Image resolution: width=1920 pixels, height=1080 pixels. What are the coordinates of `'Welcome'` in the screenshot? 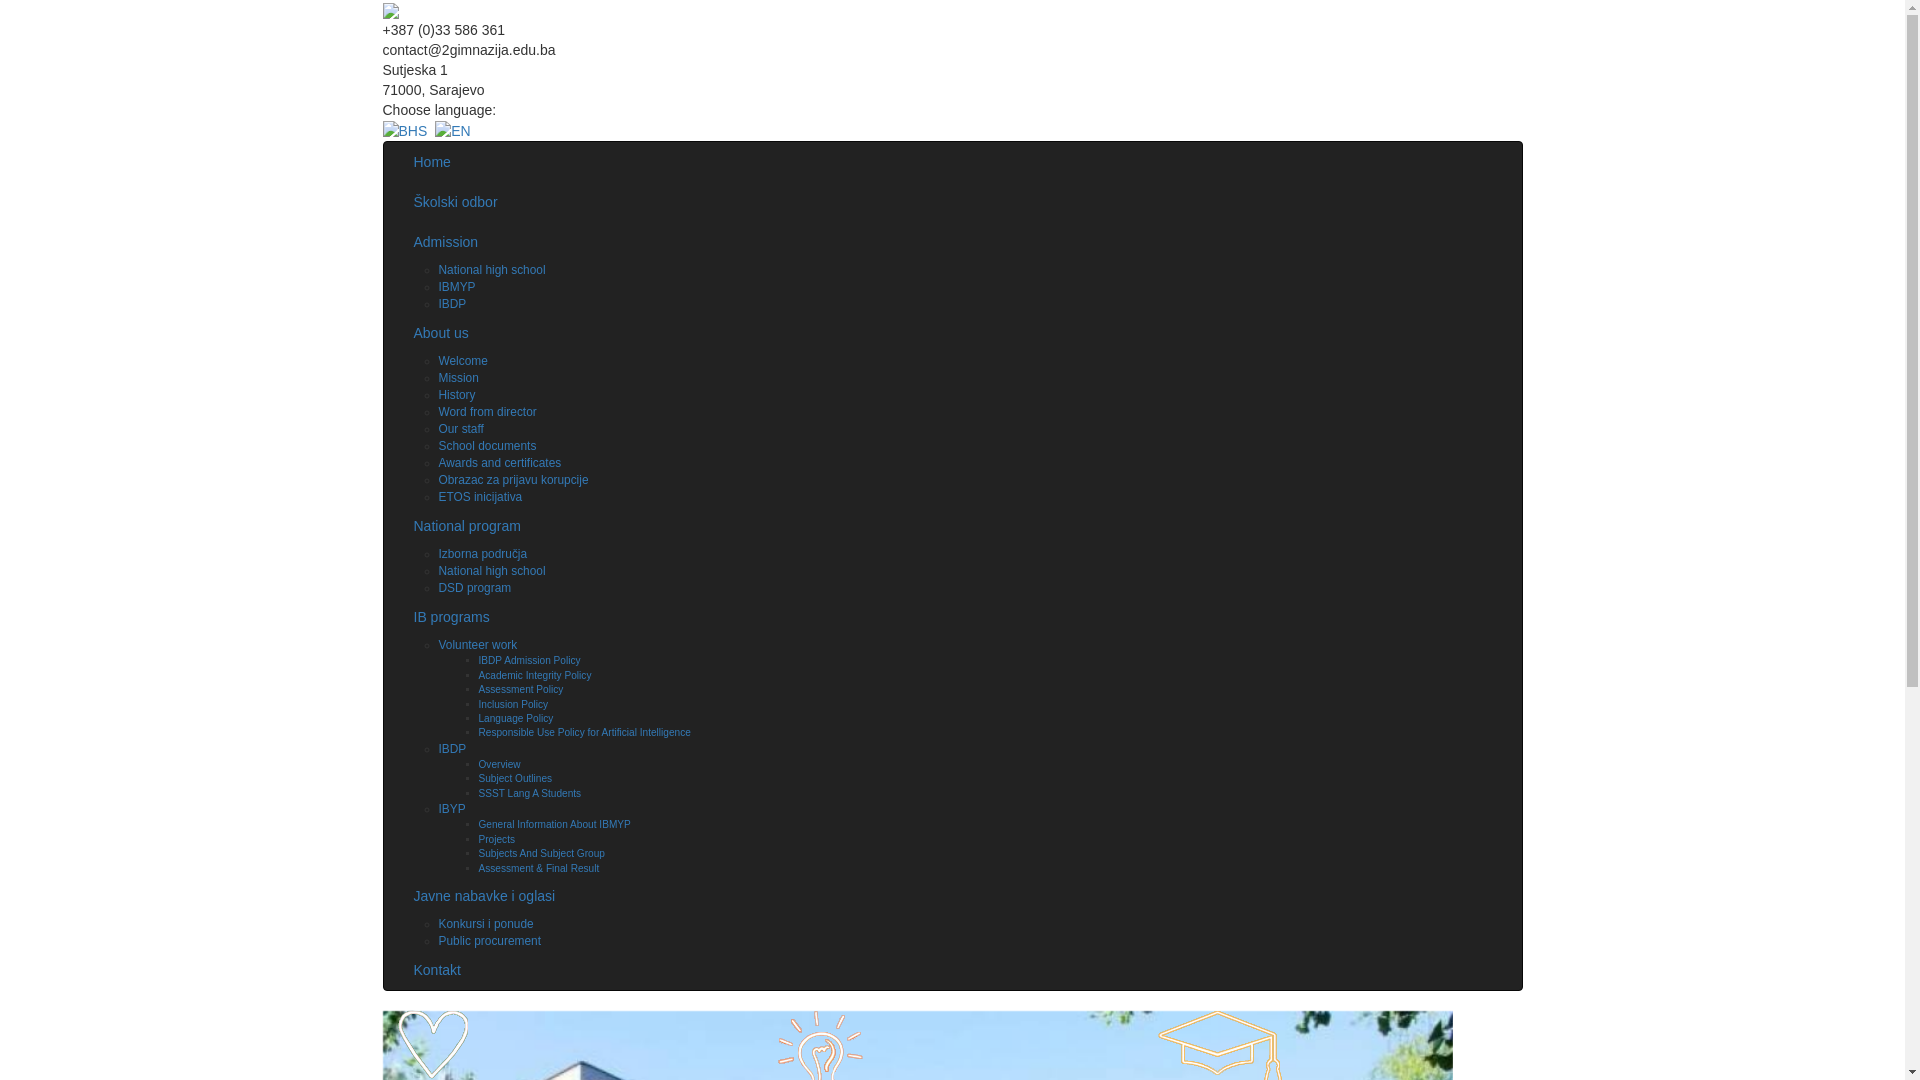 It's located at (436, 361).